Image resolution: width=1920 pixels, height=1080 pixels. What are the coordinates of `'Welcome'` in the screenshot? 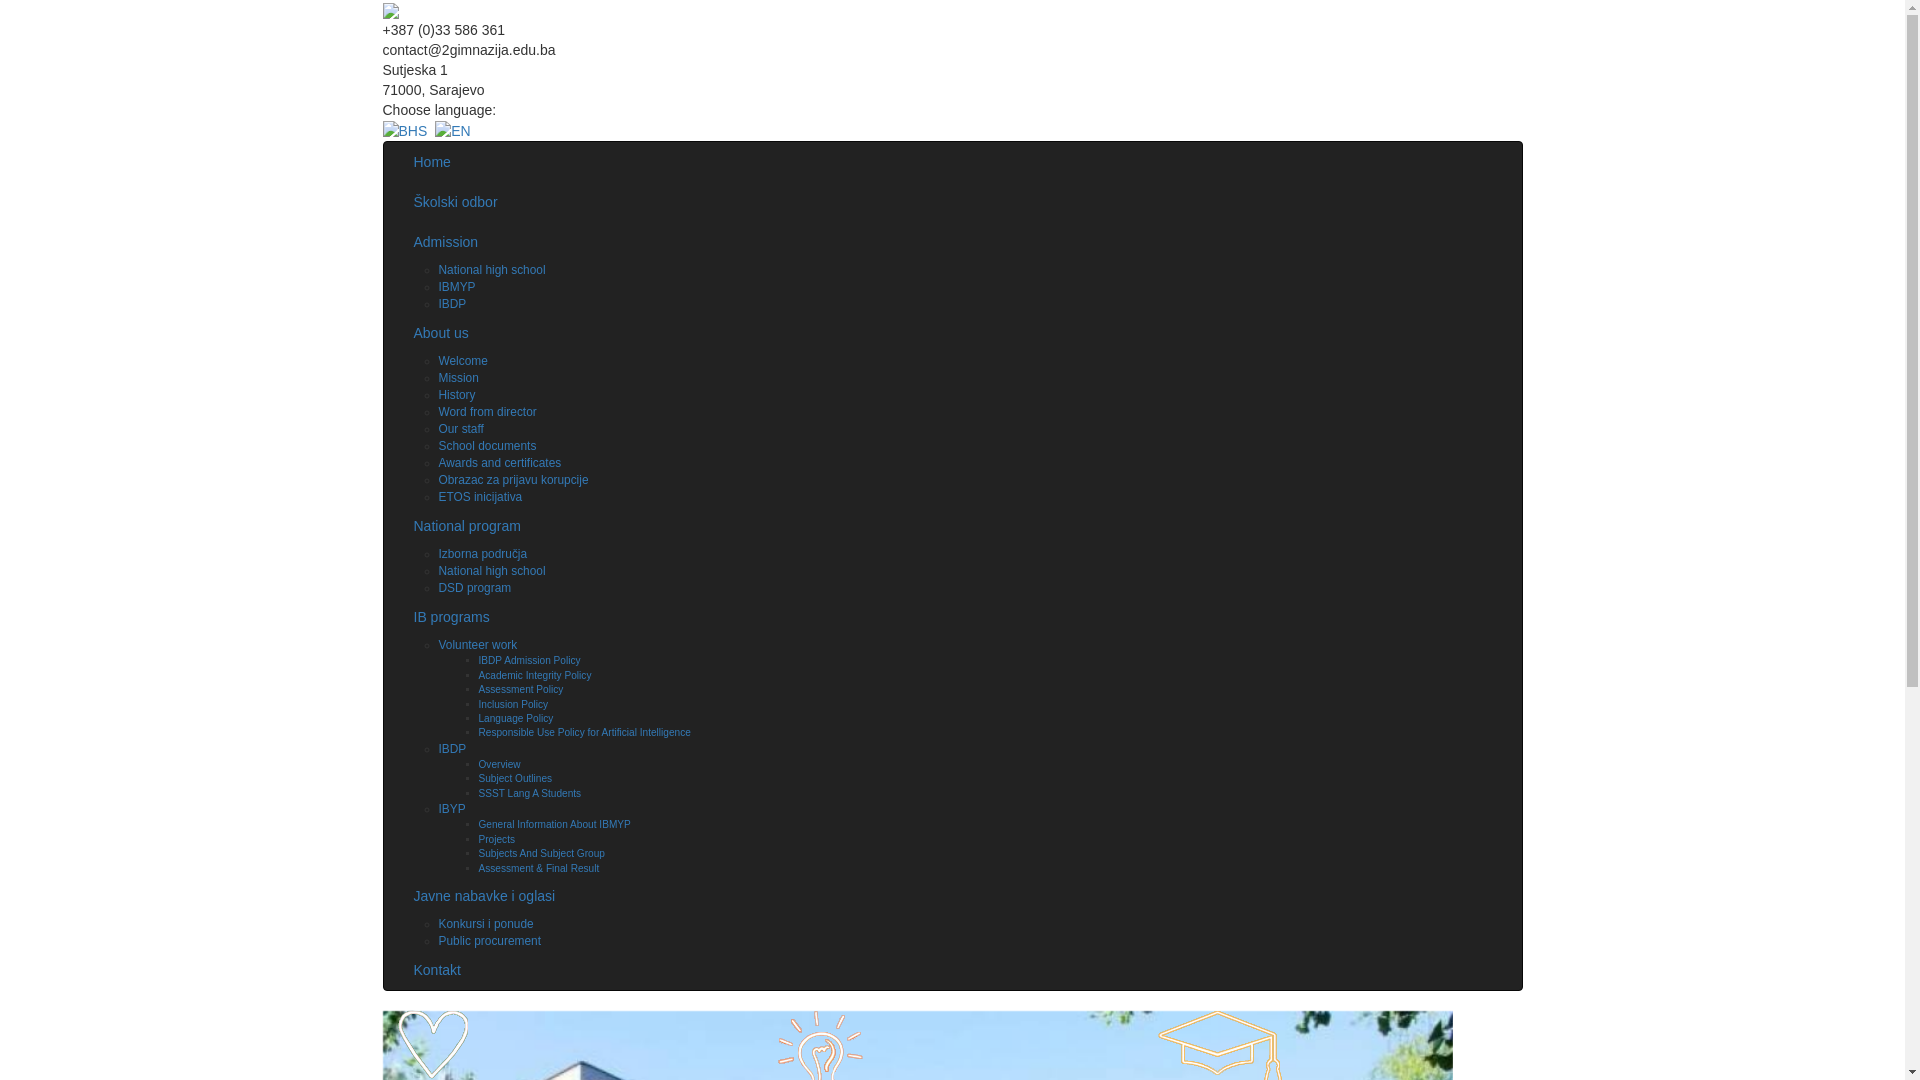 It's located at (436, 361).